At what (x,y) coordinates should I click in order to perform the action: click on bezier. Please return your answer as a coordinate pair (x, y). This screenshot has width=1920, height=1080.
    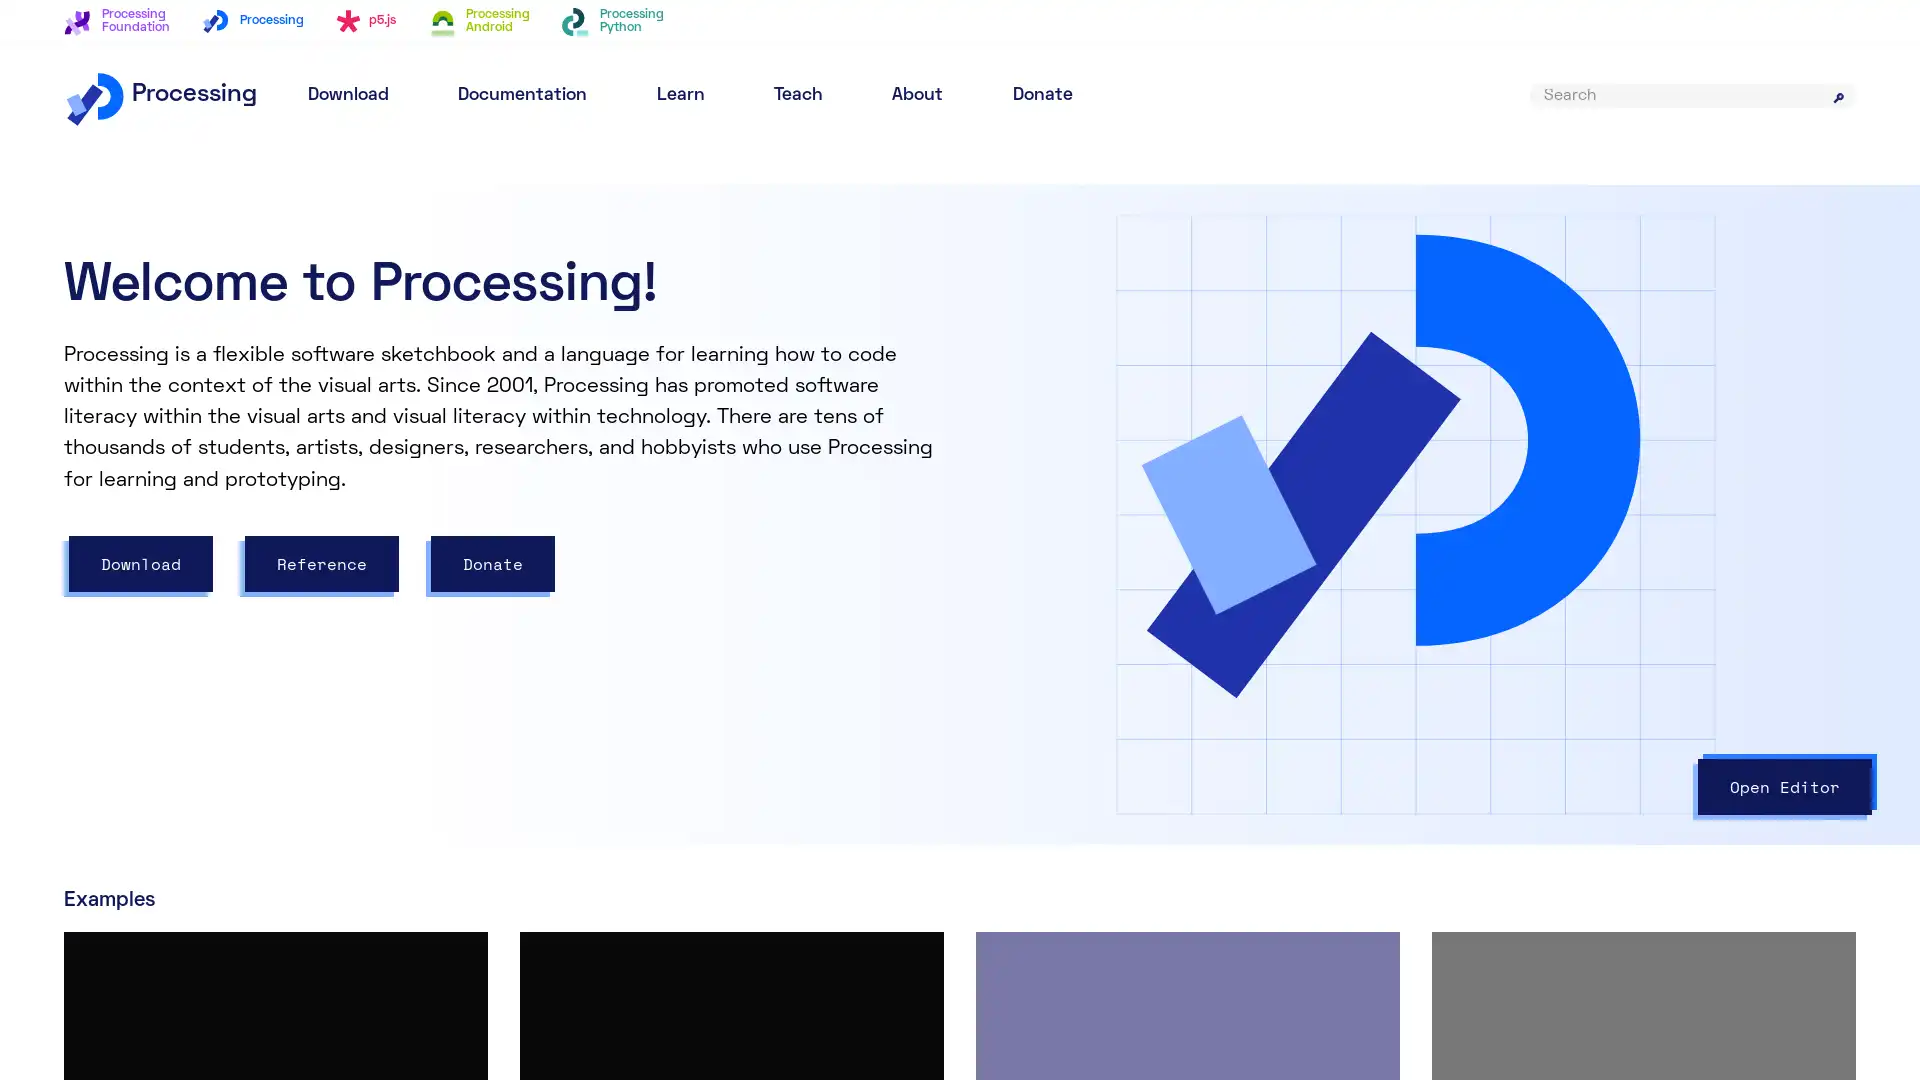
    Looking at the image, I should click on (1044, 548).